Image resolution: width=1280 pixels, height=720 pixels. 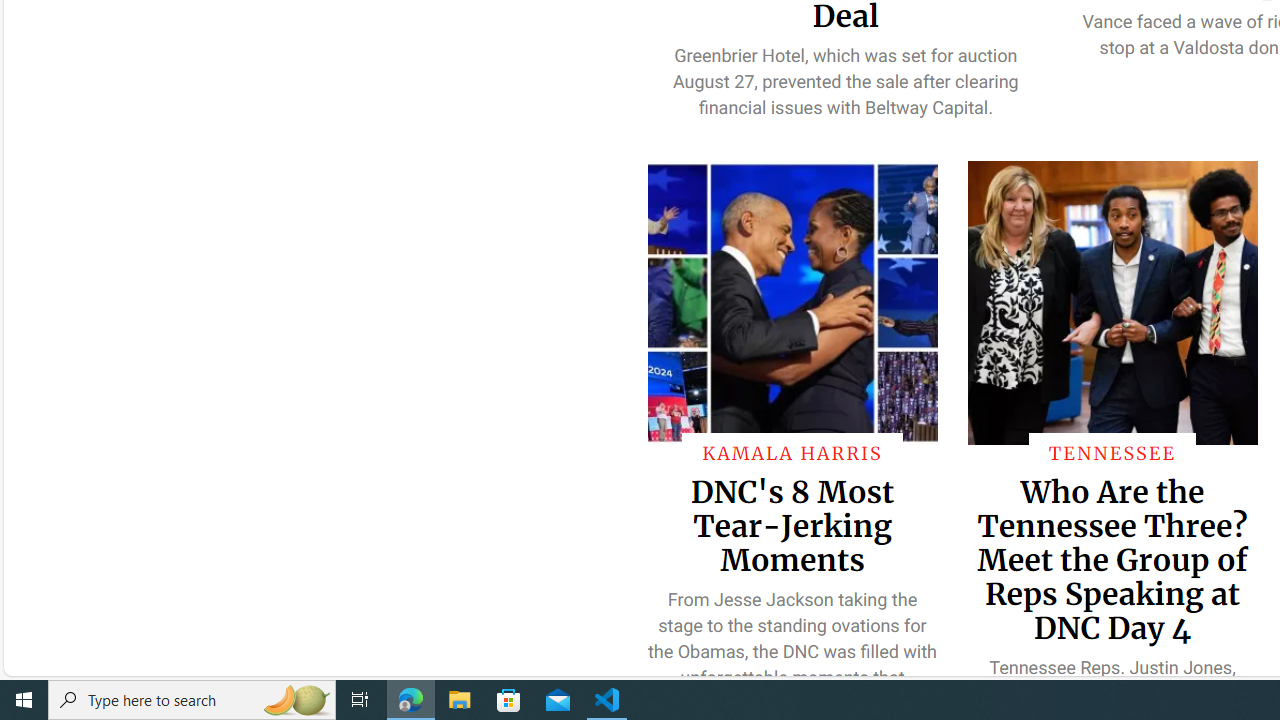 I want to click on 'Search highlights icon opens search home window', so click(x=294, y=698).